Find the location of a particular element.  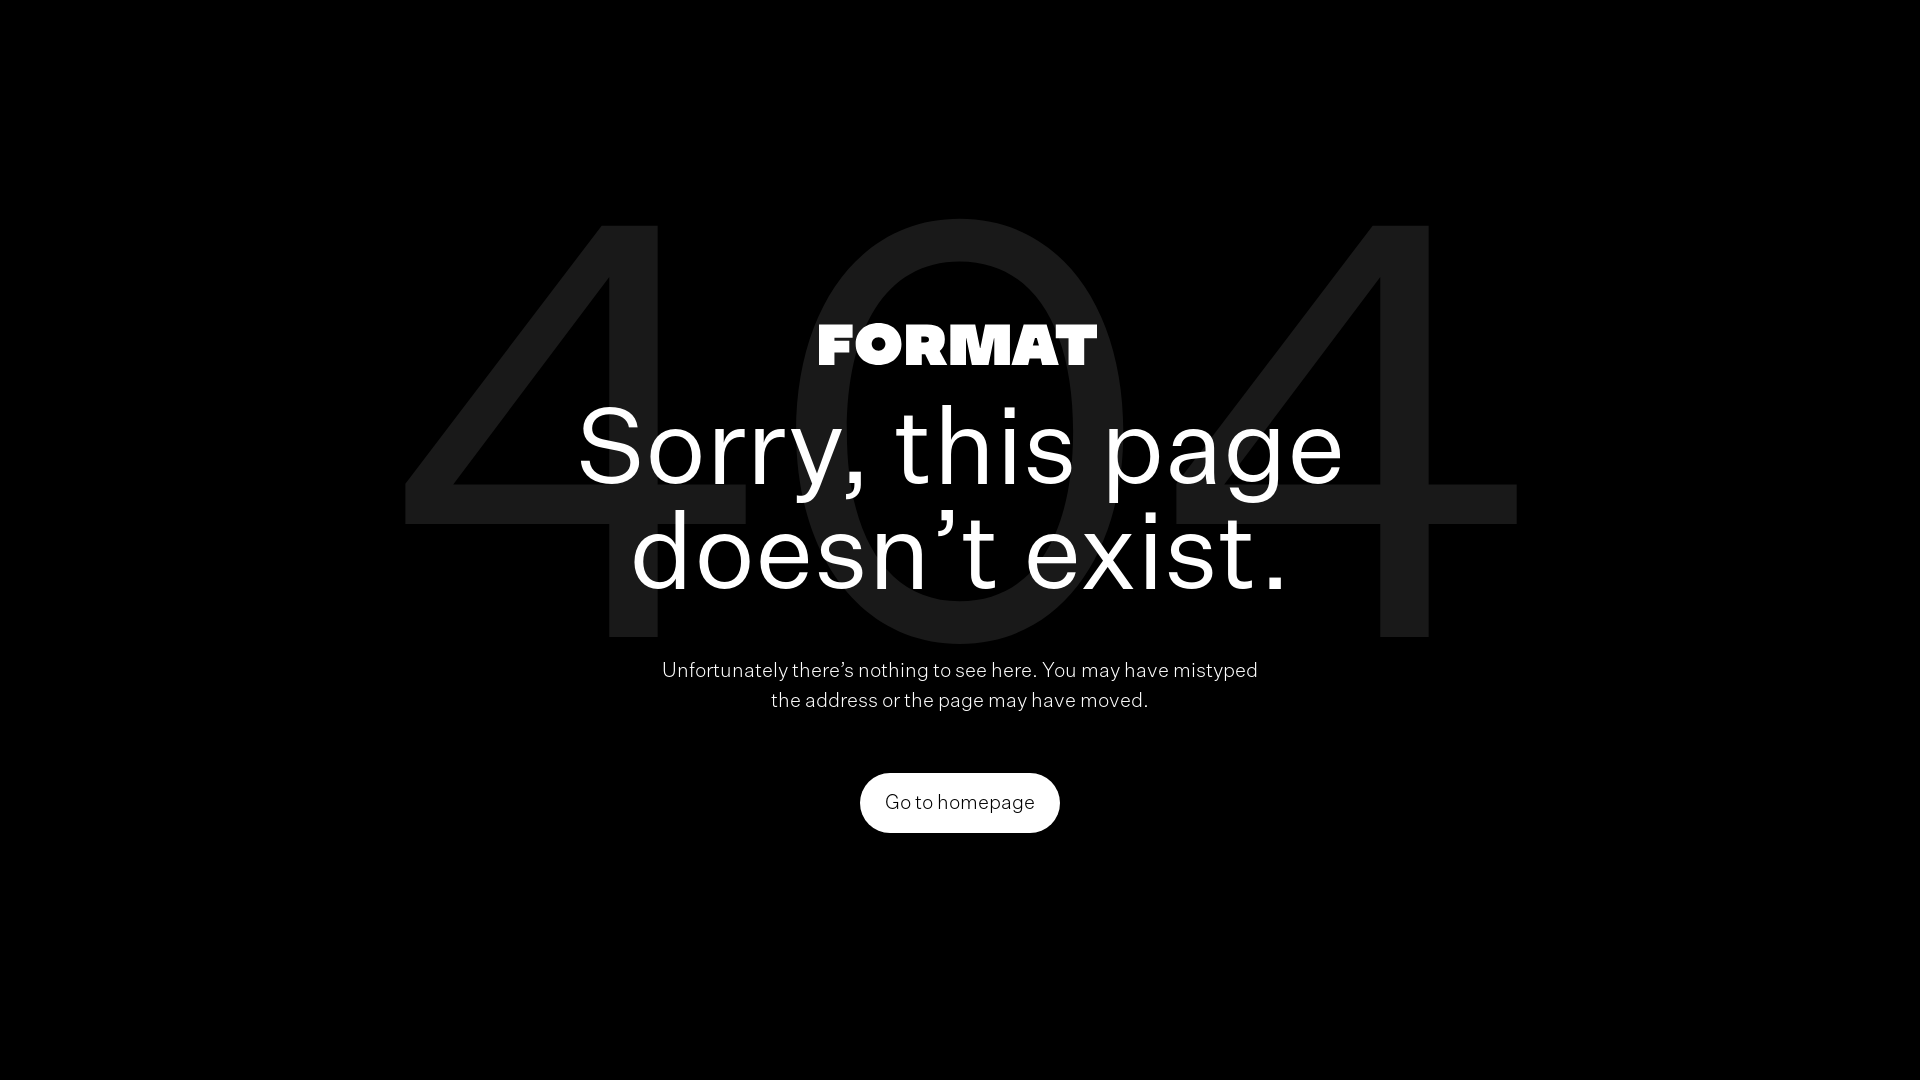

'Go to homepage' is located at coordinates (960, 801).